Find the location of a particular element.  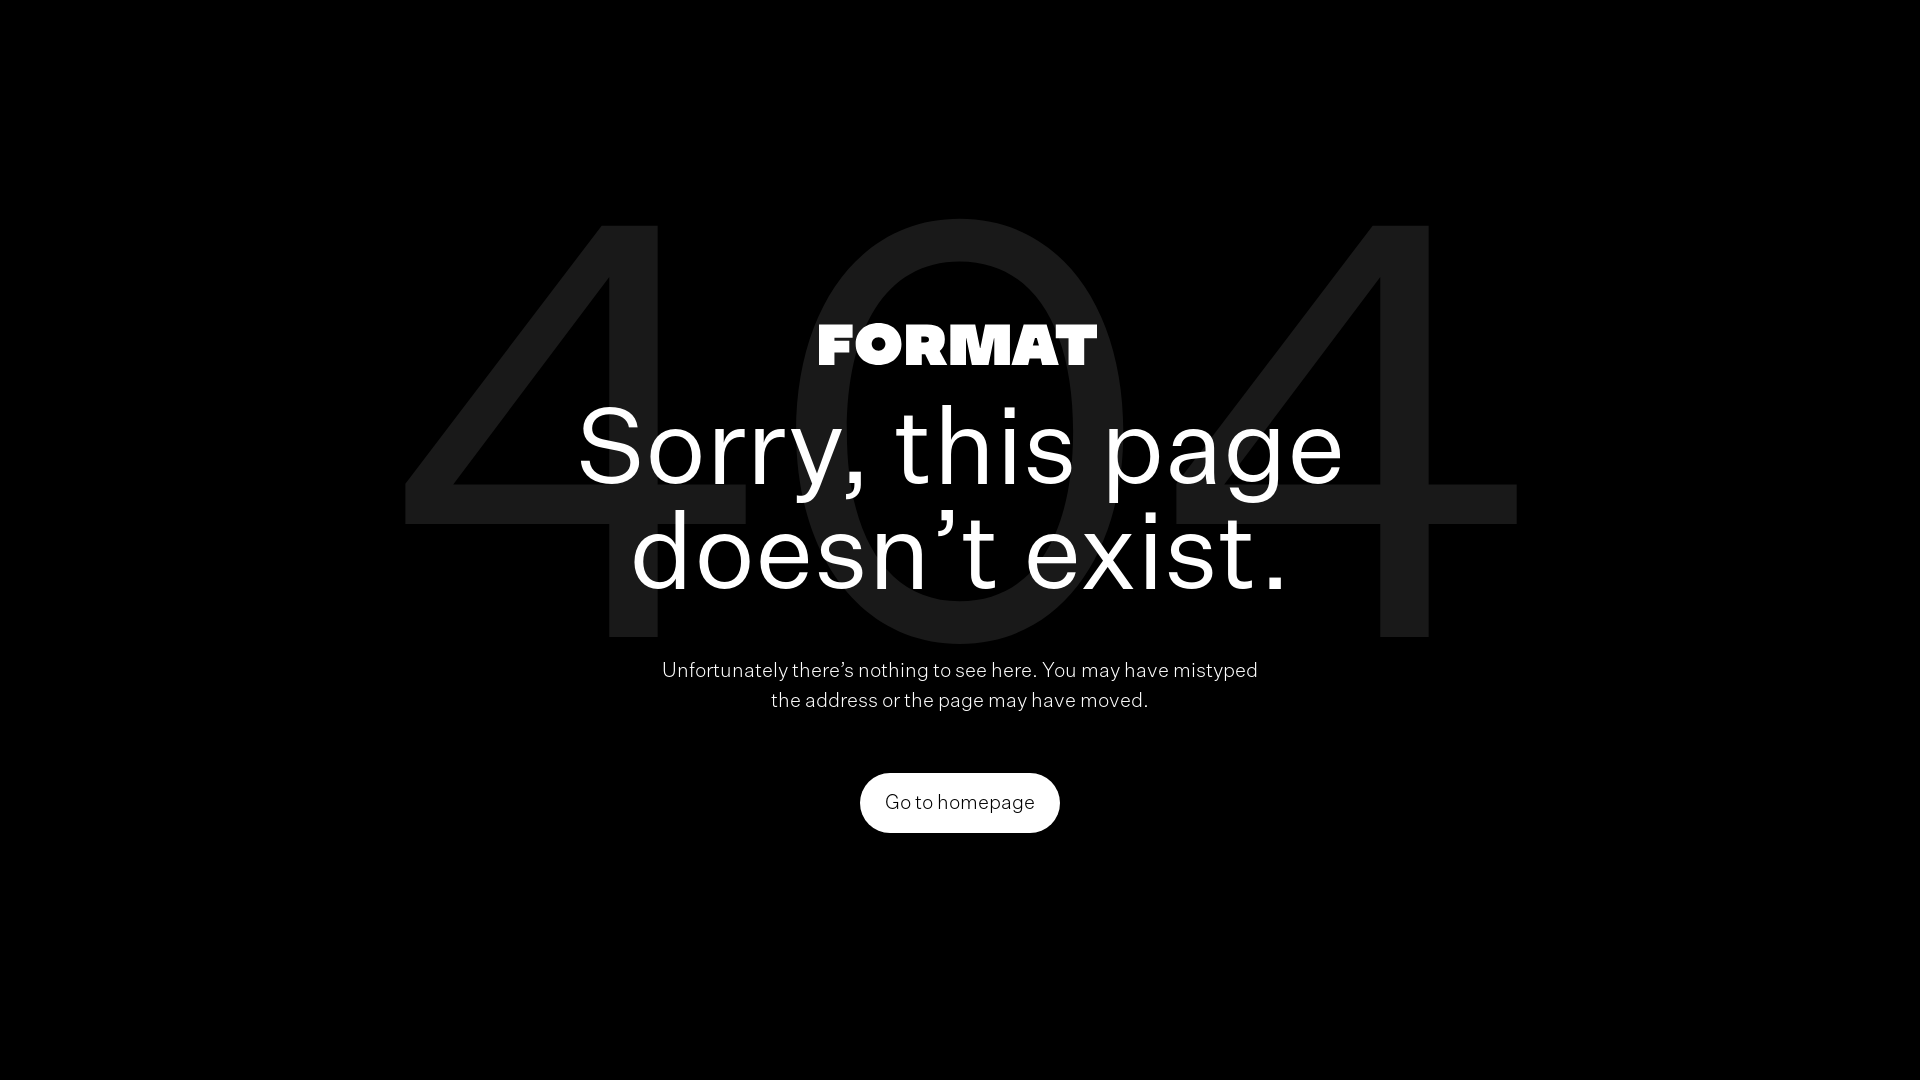

'Go to homepage' is located at coordinates (960, 801).